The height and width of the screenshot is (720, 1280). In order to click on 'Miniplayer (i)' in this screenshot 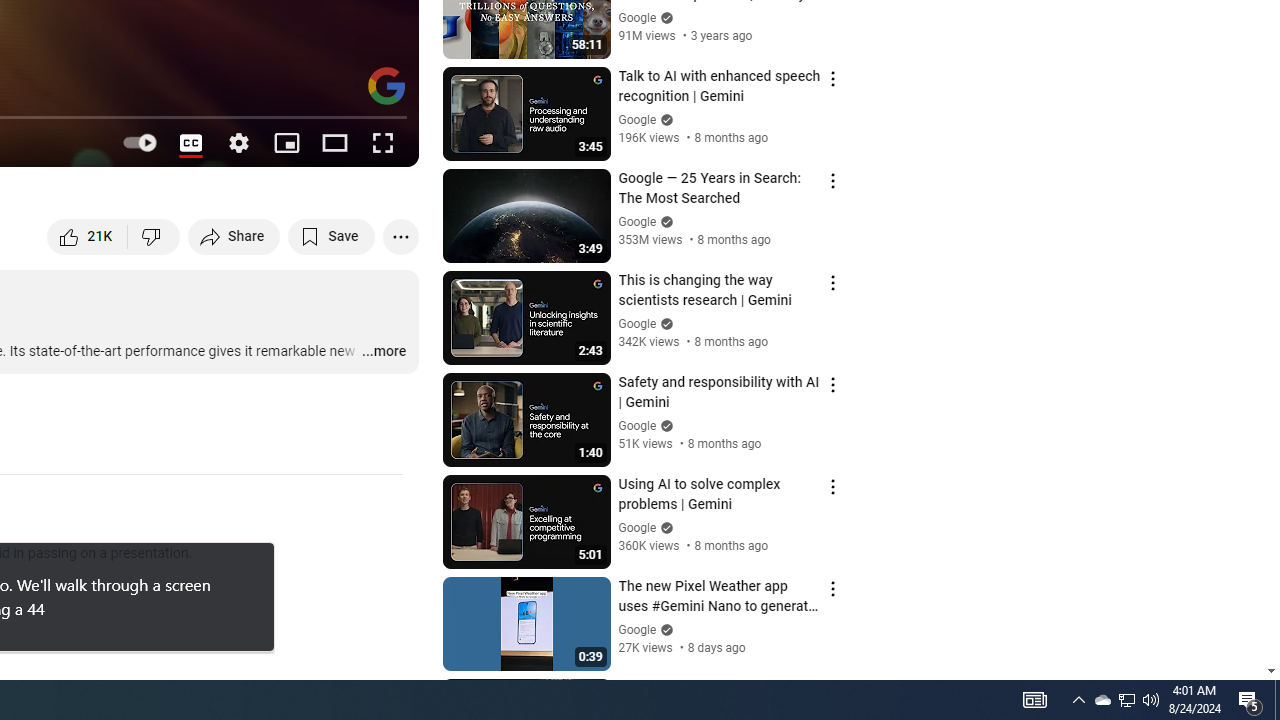, I will do `click(285, 141)`.